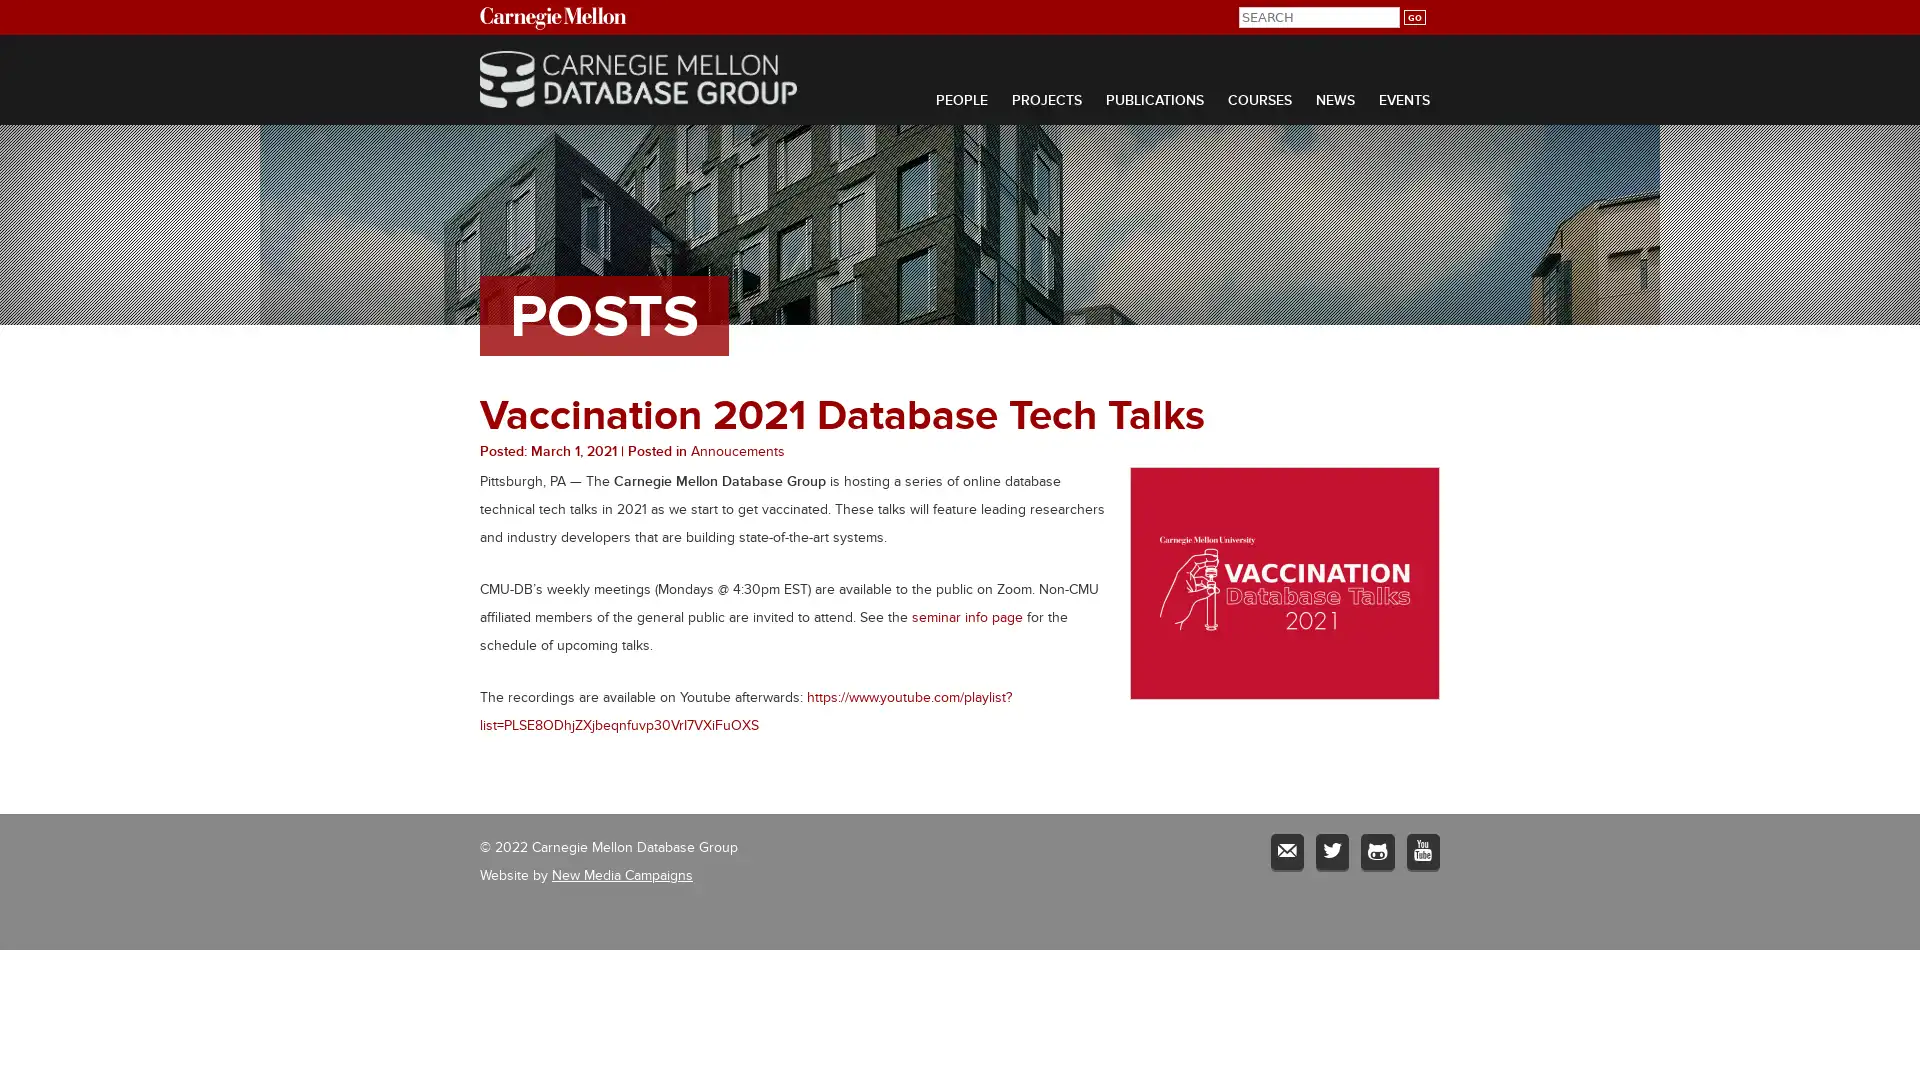  I want to click on Go, so click(1413, 17).